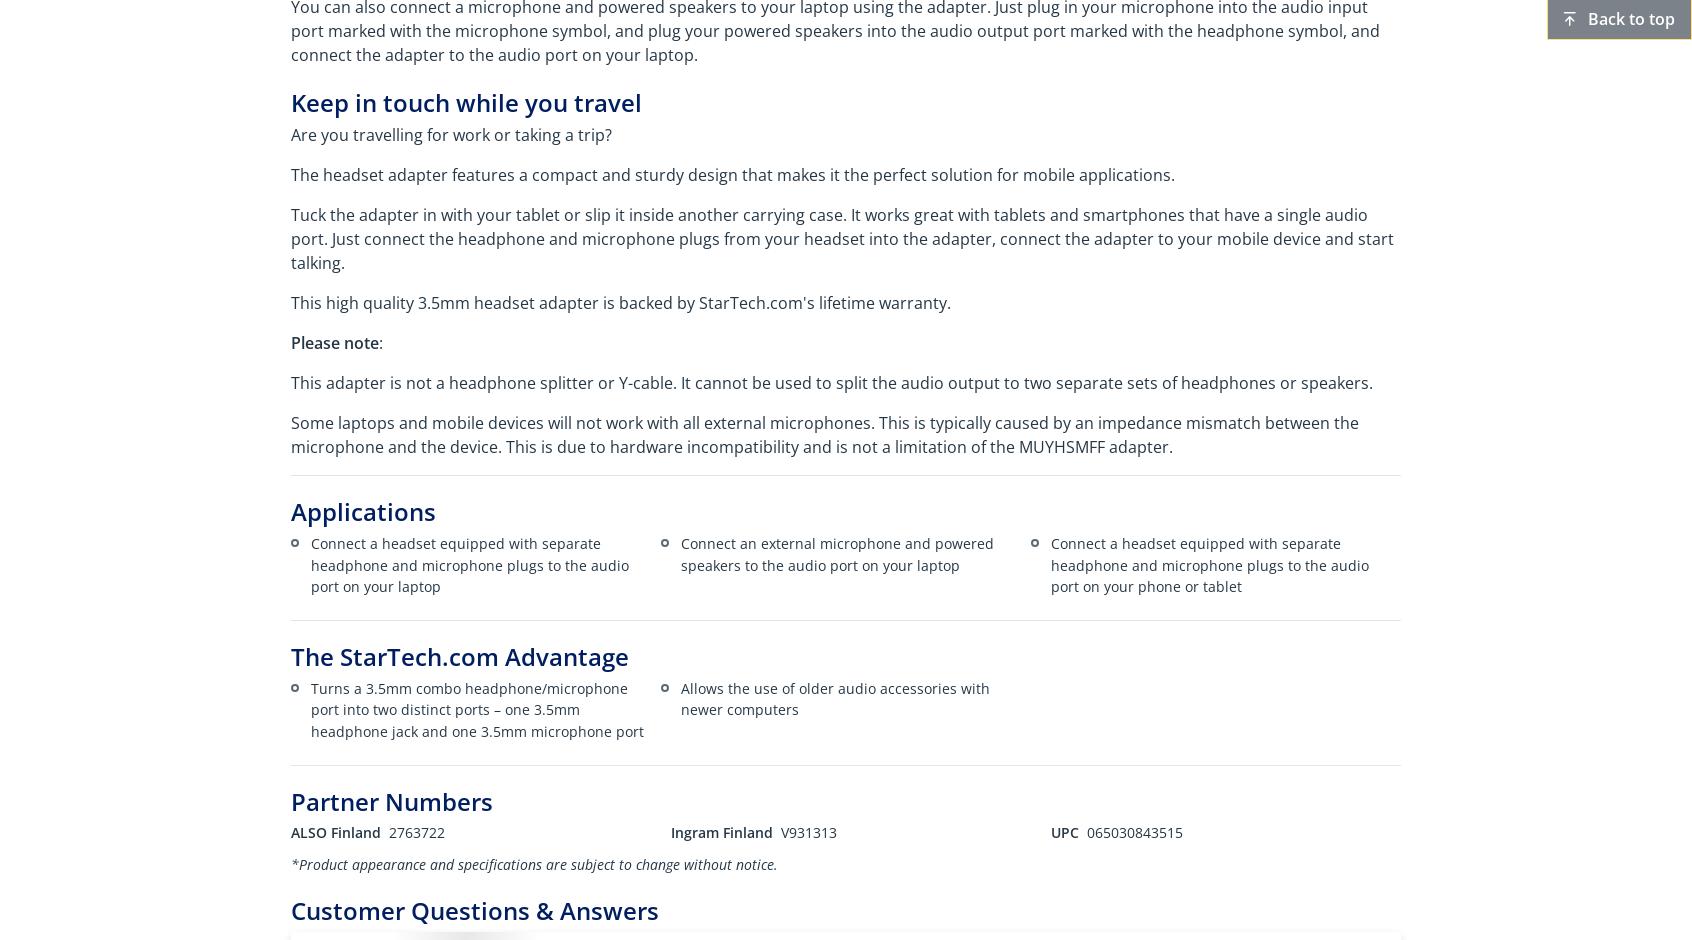 The image size is (1692, 940). What do you see at coordinates (476, 709) in the screenshot?
I see `'Turns a 3.5mm combo headphone/microphone port into two distinct ports – one 3.5mm headphone jack and one 3.5mm microphone port'` at bounding box center [476, 709].